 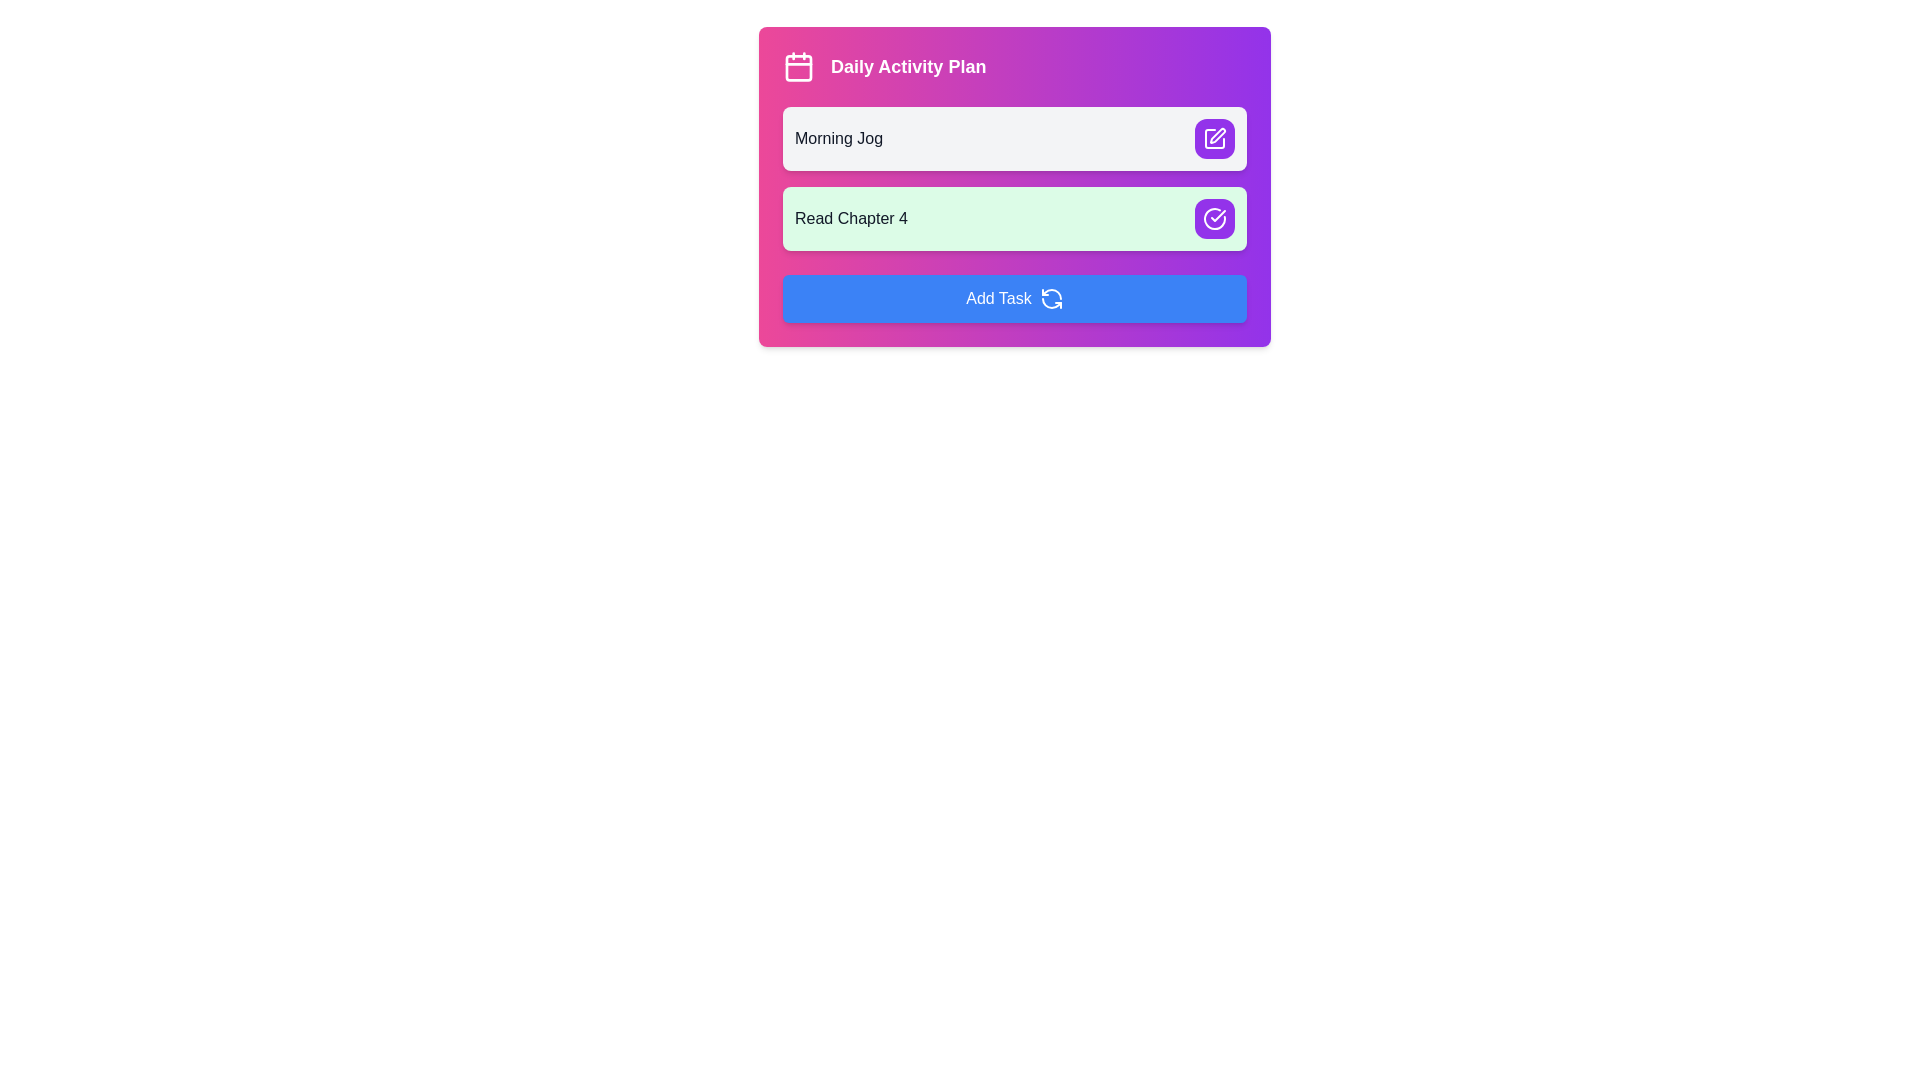 I want to click on the decorative graphical element located at the upper-left corner of the purple header containing the text 'Daily Activity Plan', so click(x=797, y=67).